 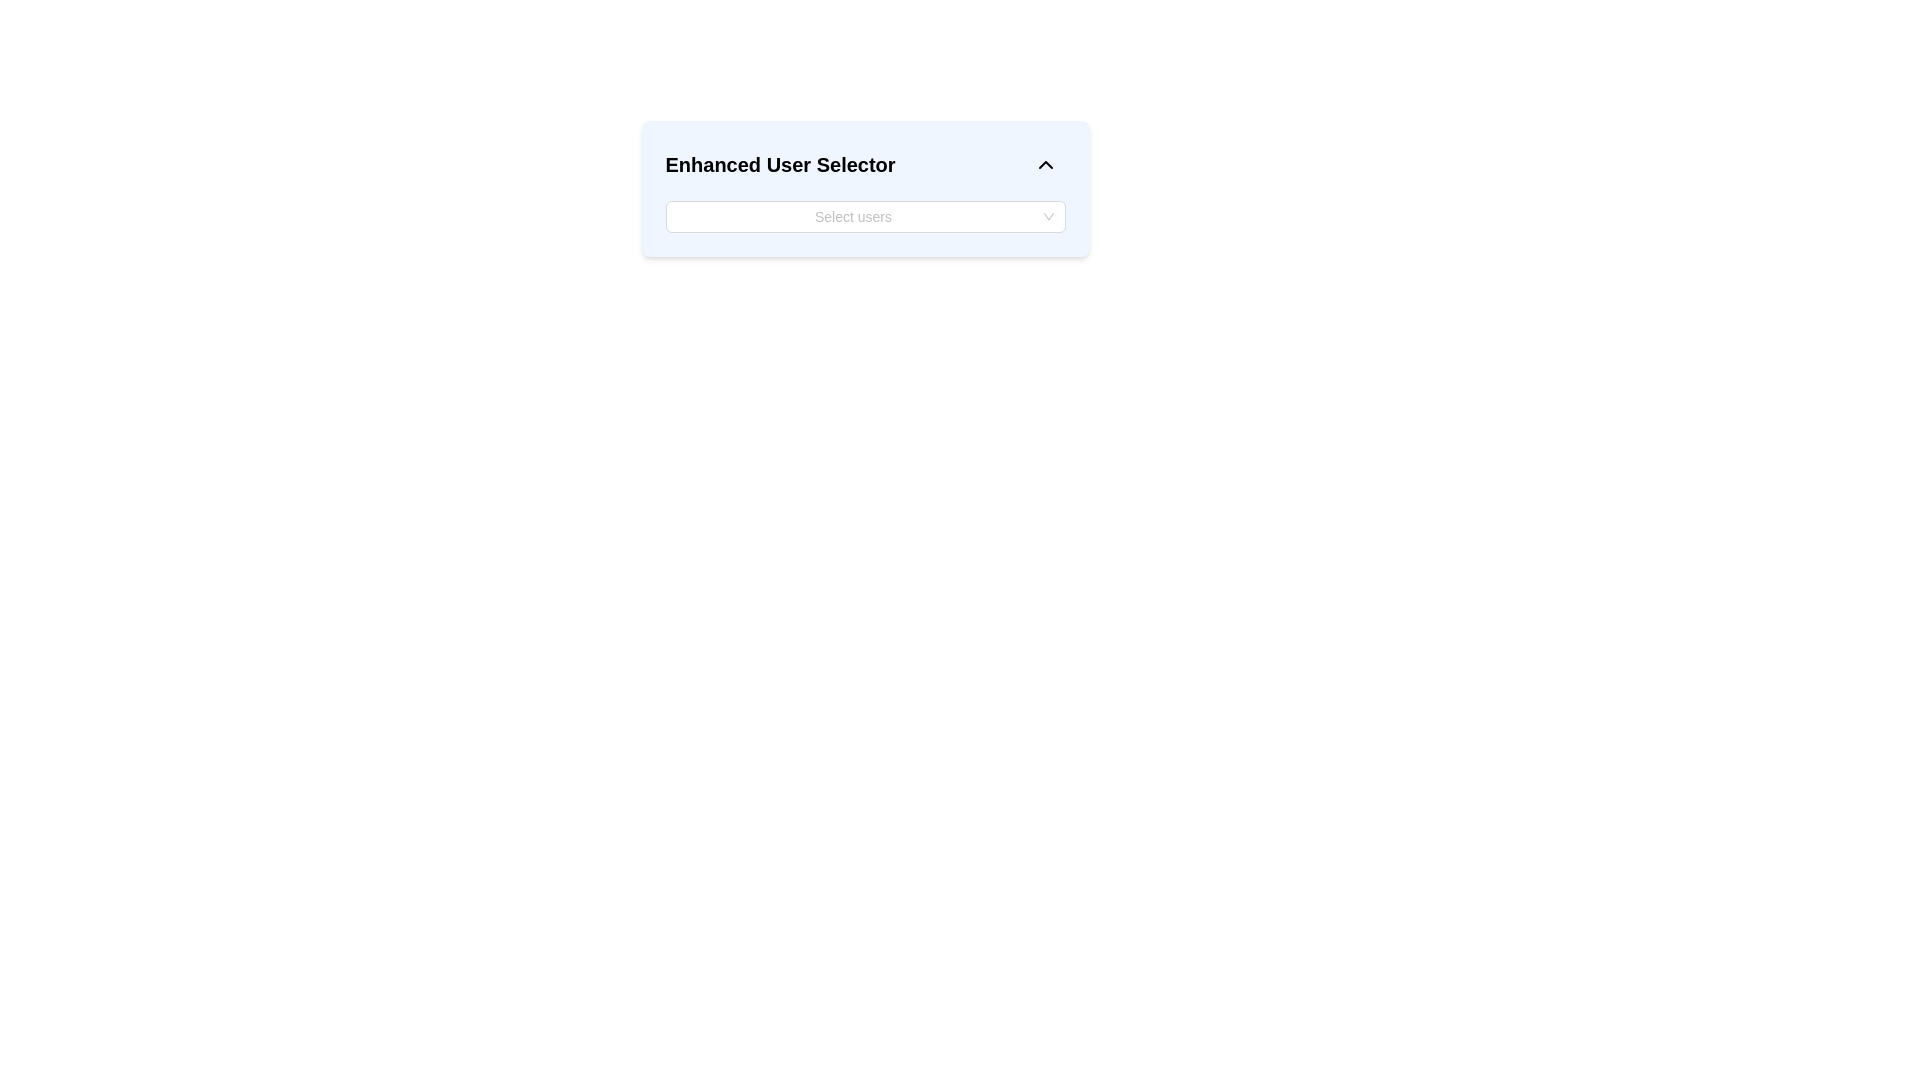 I want to click on the non-interactive placeholder element within the search bar of the 'Select users' dropdown in the 'Enhanced User Selector' section, so click(x=679, y=216).